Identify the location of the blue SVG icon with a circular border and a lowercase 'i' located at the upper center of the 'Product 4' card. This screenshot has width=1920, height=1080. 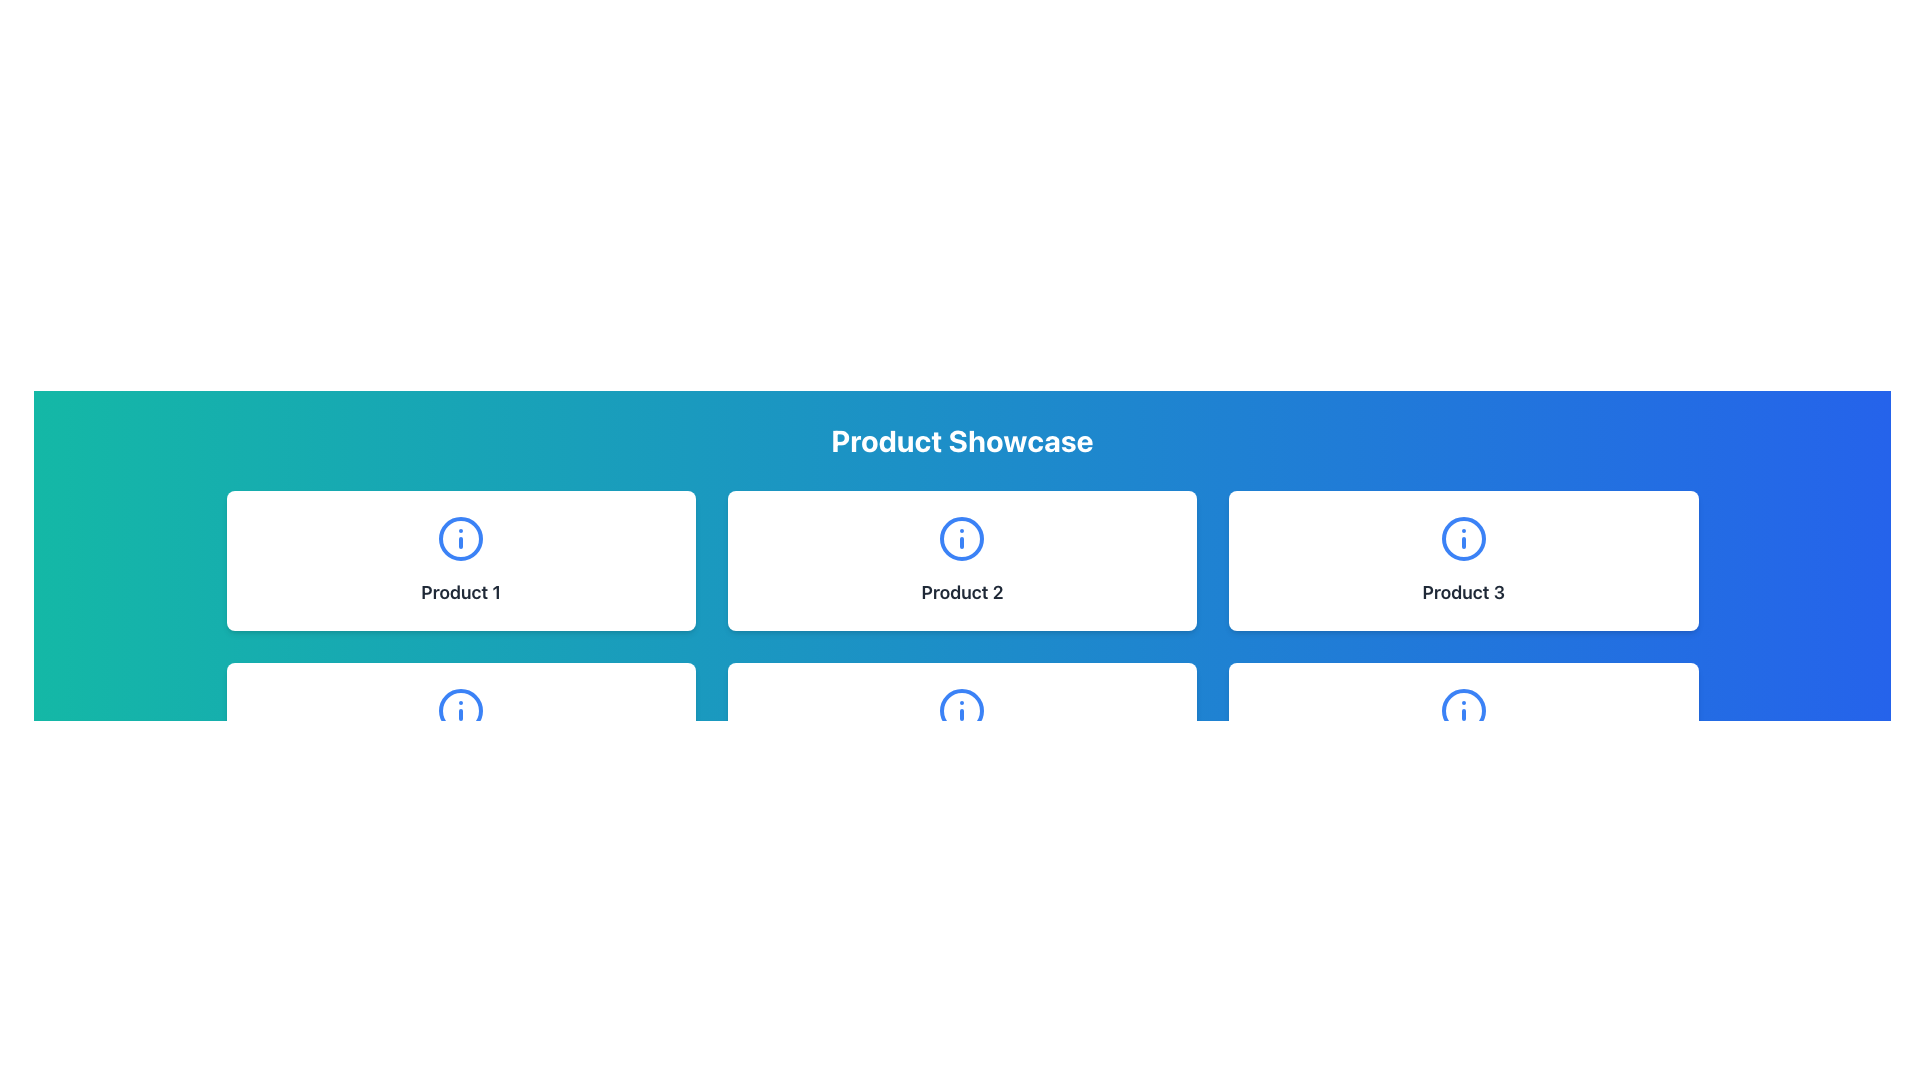
(460, 709).